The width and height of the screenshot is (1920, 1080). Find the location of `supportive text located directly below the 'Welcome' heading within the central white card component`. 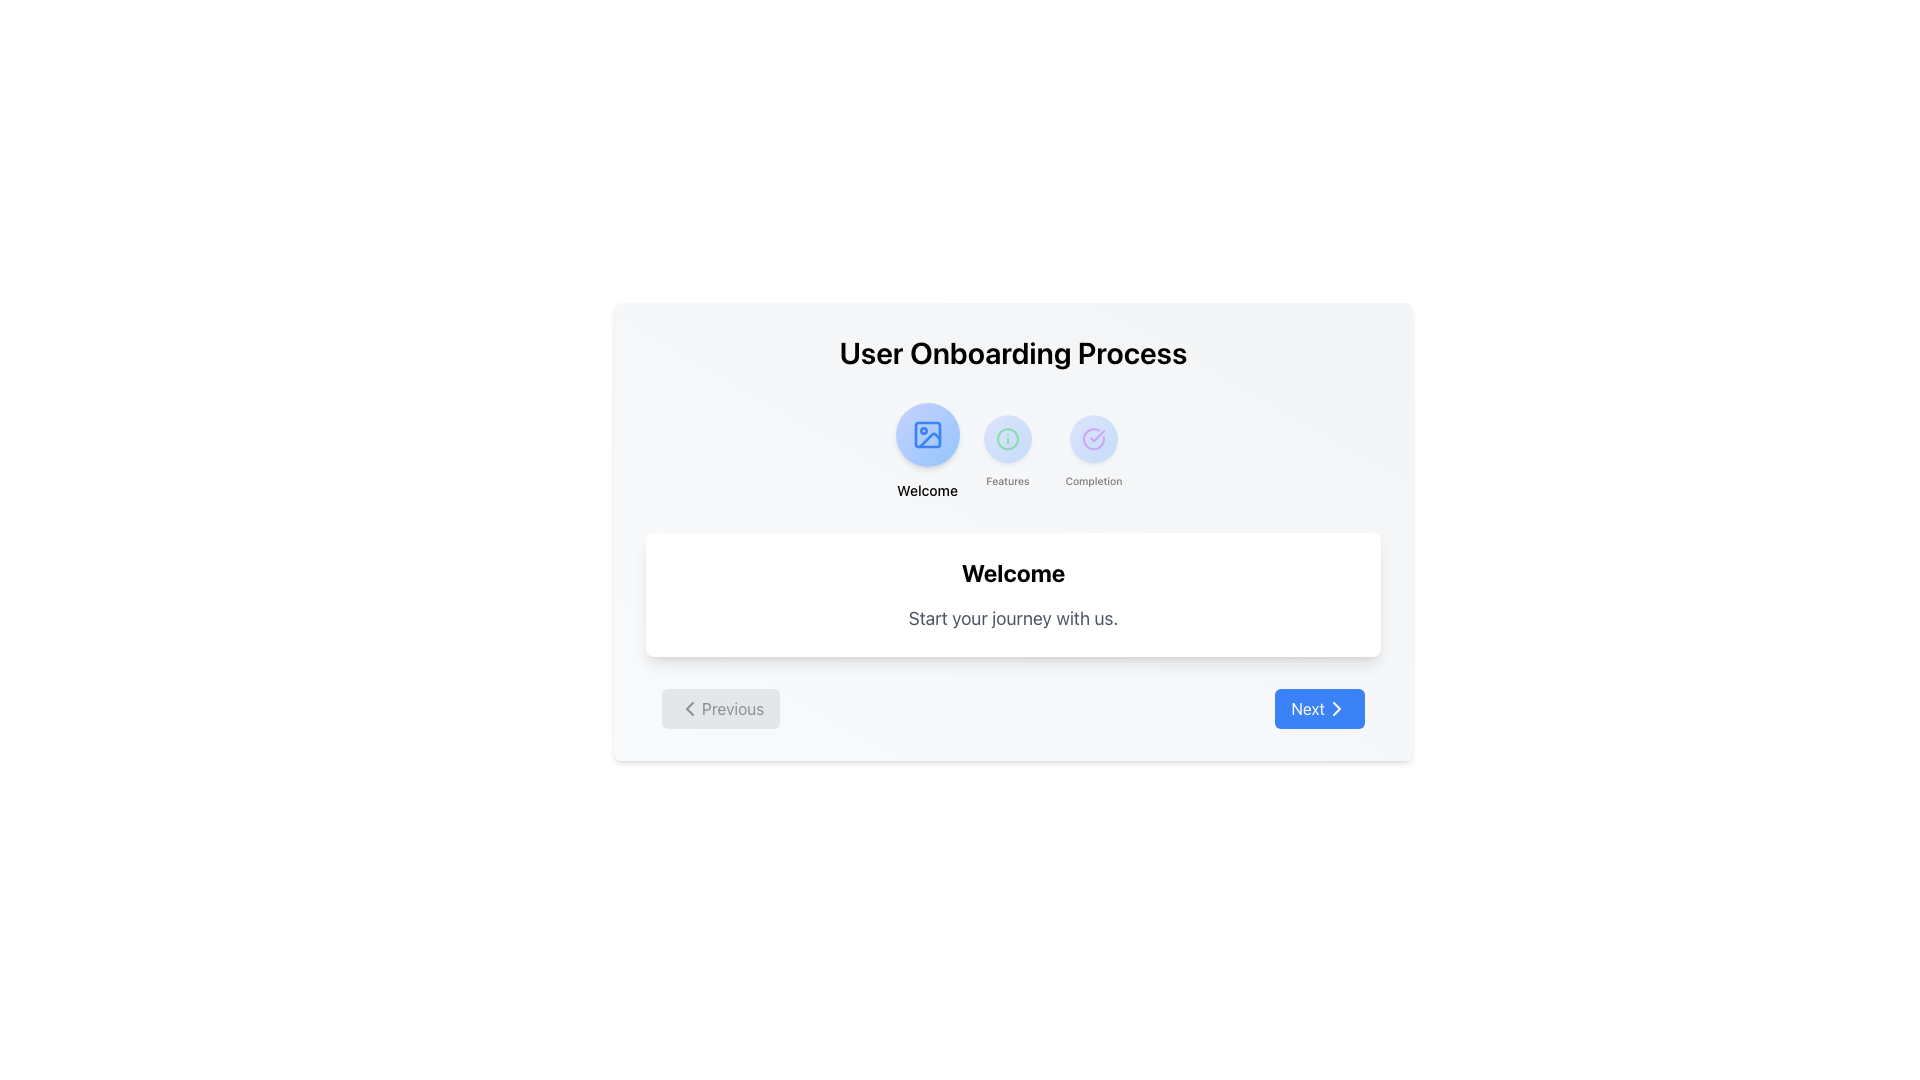

supportive text located directly below the 'Welcome' heading within the central white card component is located at coordinates (1013, 617).